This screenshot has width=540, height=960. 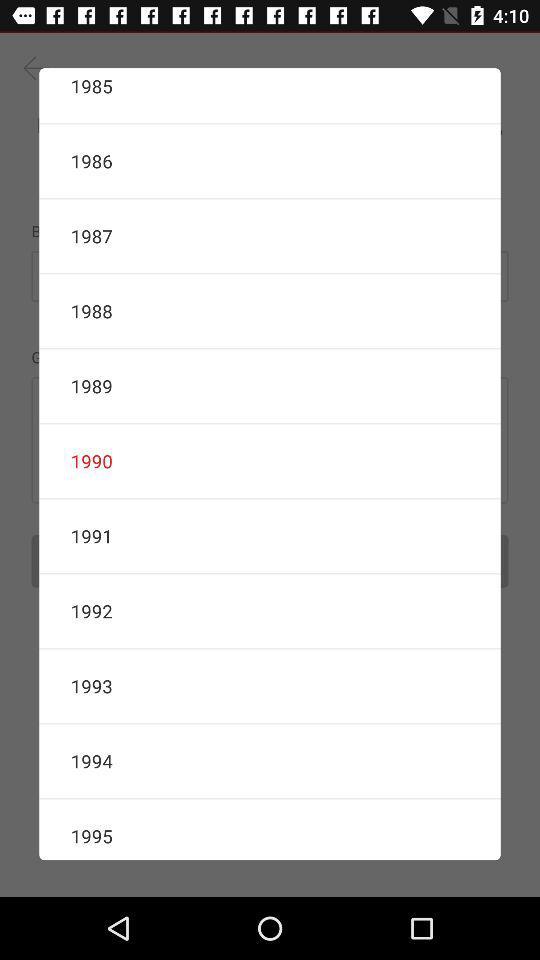 What do you see at coordinates (270, 686) in the screenshot?
I see `the 1993` at bounding box center [270, 686].